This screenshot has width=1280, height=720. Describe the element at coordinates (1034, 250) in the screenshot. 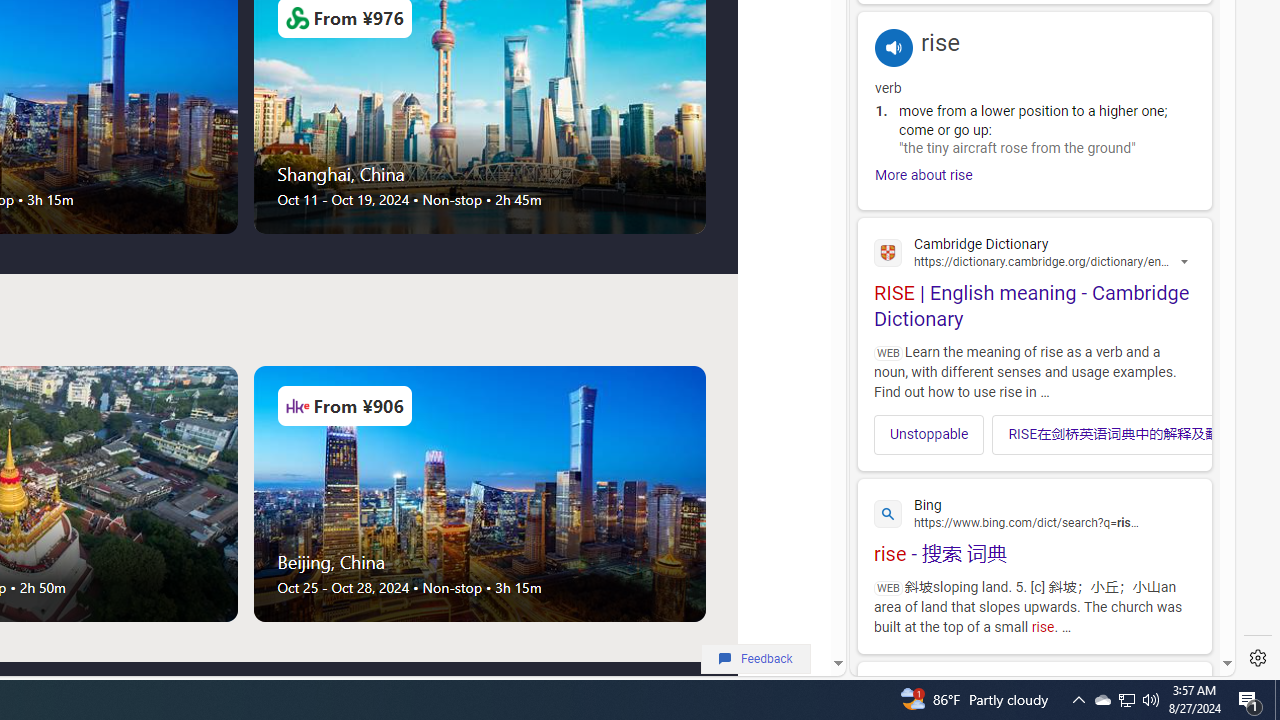

I see `'Cambridge Dictionary'` at that location.